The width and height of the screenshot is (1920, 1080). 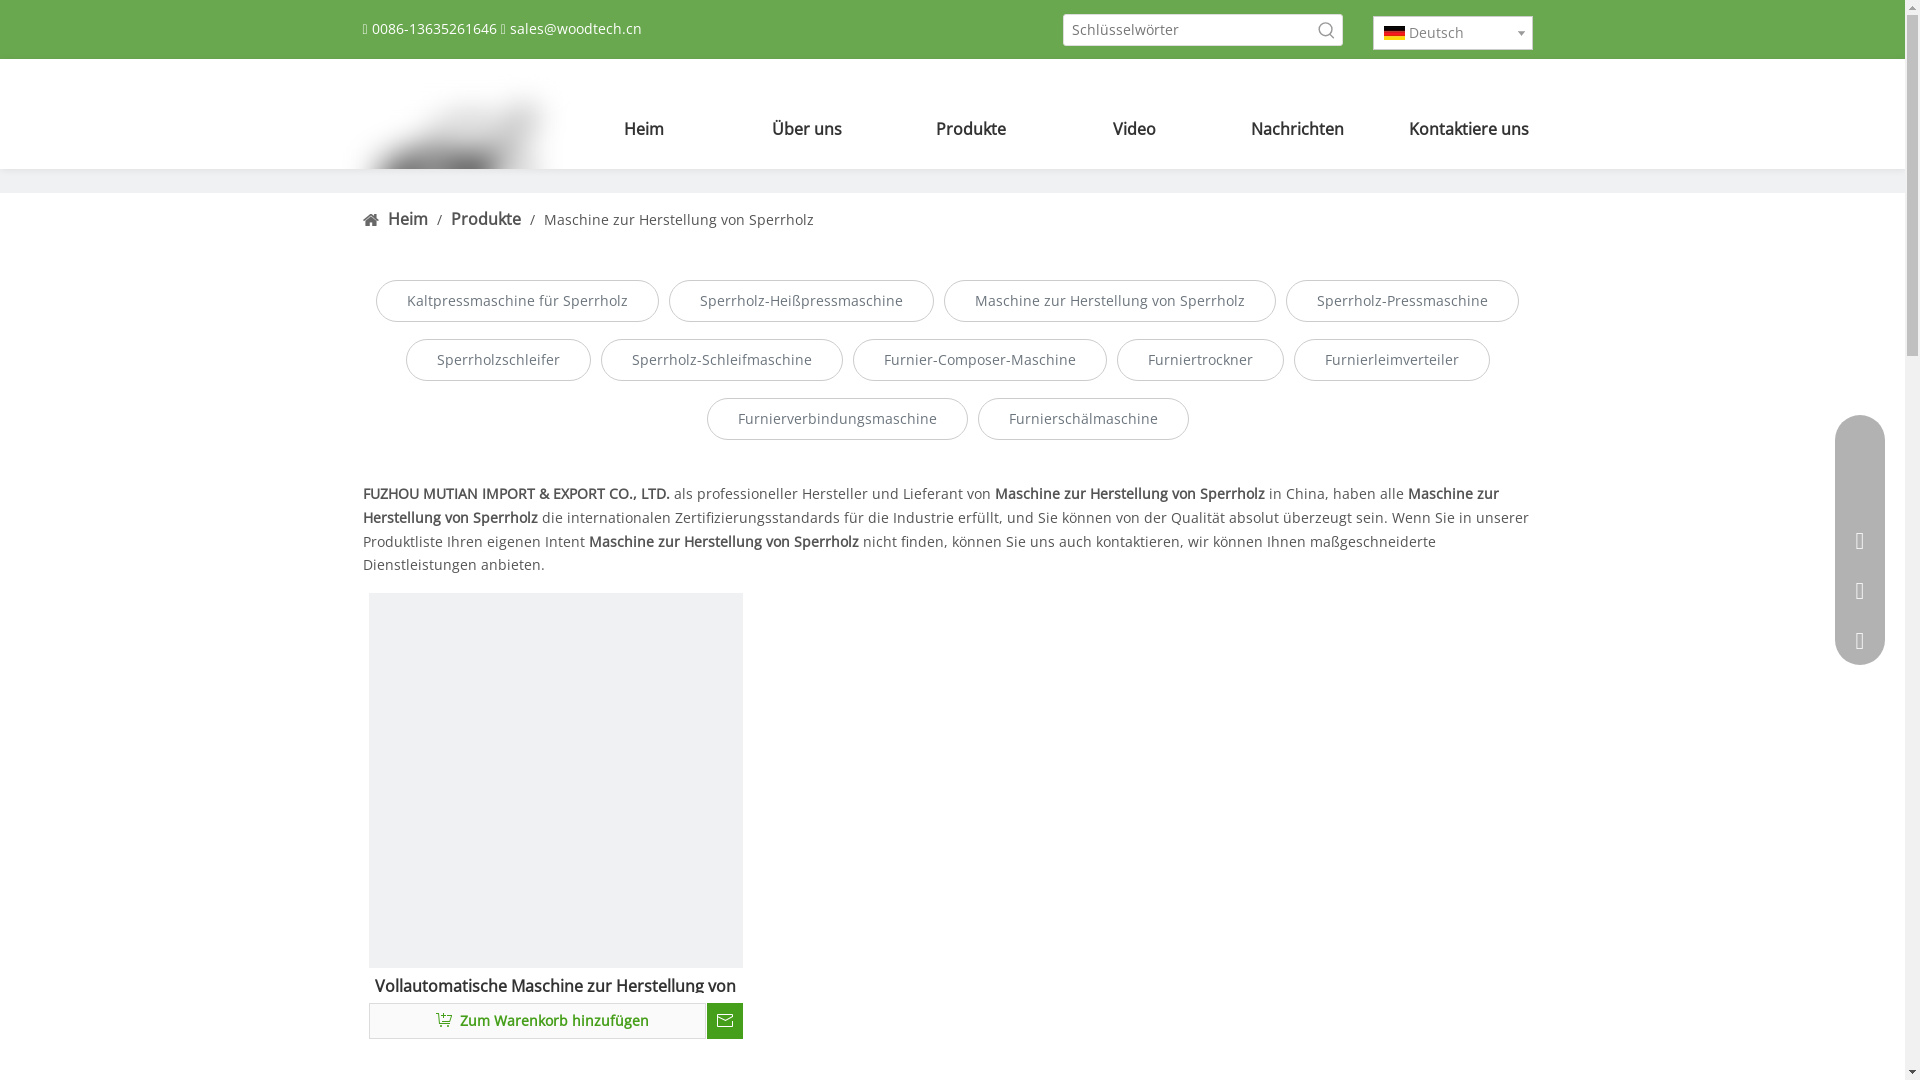 I want to click on 'LOGO100', so click(x=450, y=168).